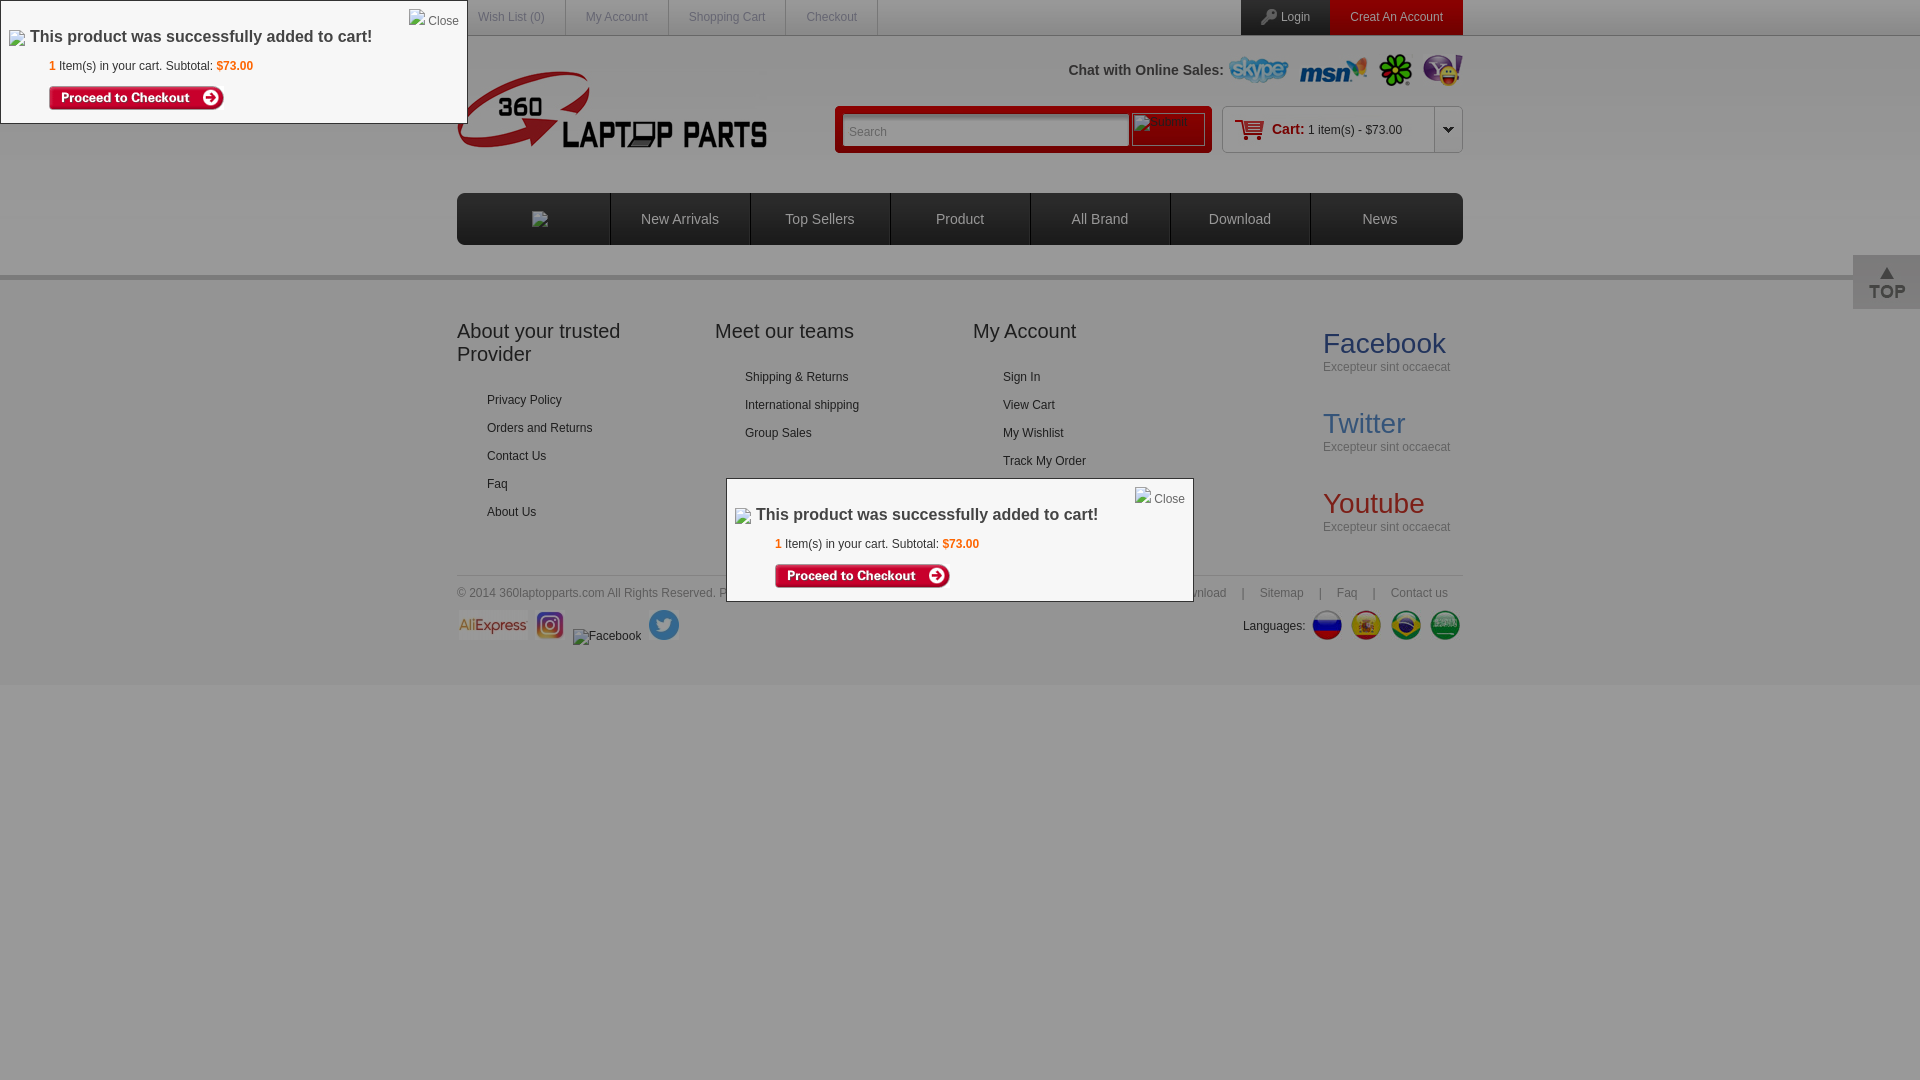 The image size is (1920, 1080). What do you see at coordinates (1238, 219) in the screenshot?
I see `'Download'` at bounding box center [1238, 219].